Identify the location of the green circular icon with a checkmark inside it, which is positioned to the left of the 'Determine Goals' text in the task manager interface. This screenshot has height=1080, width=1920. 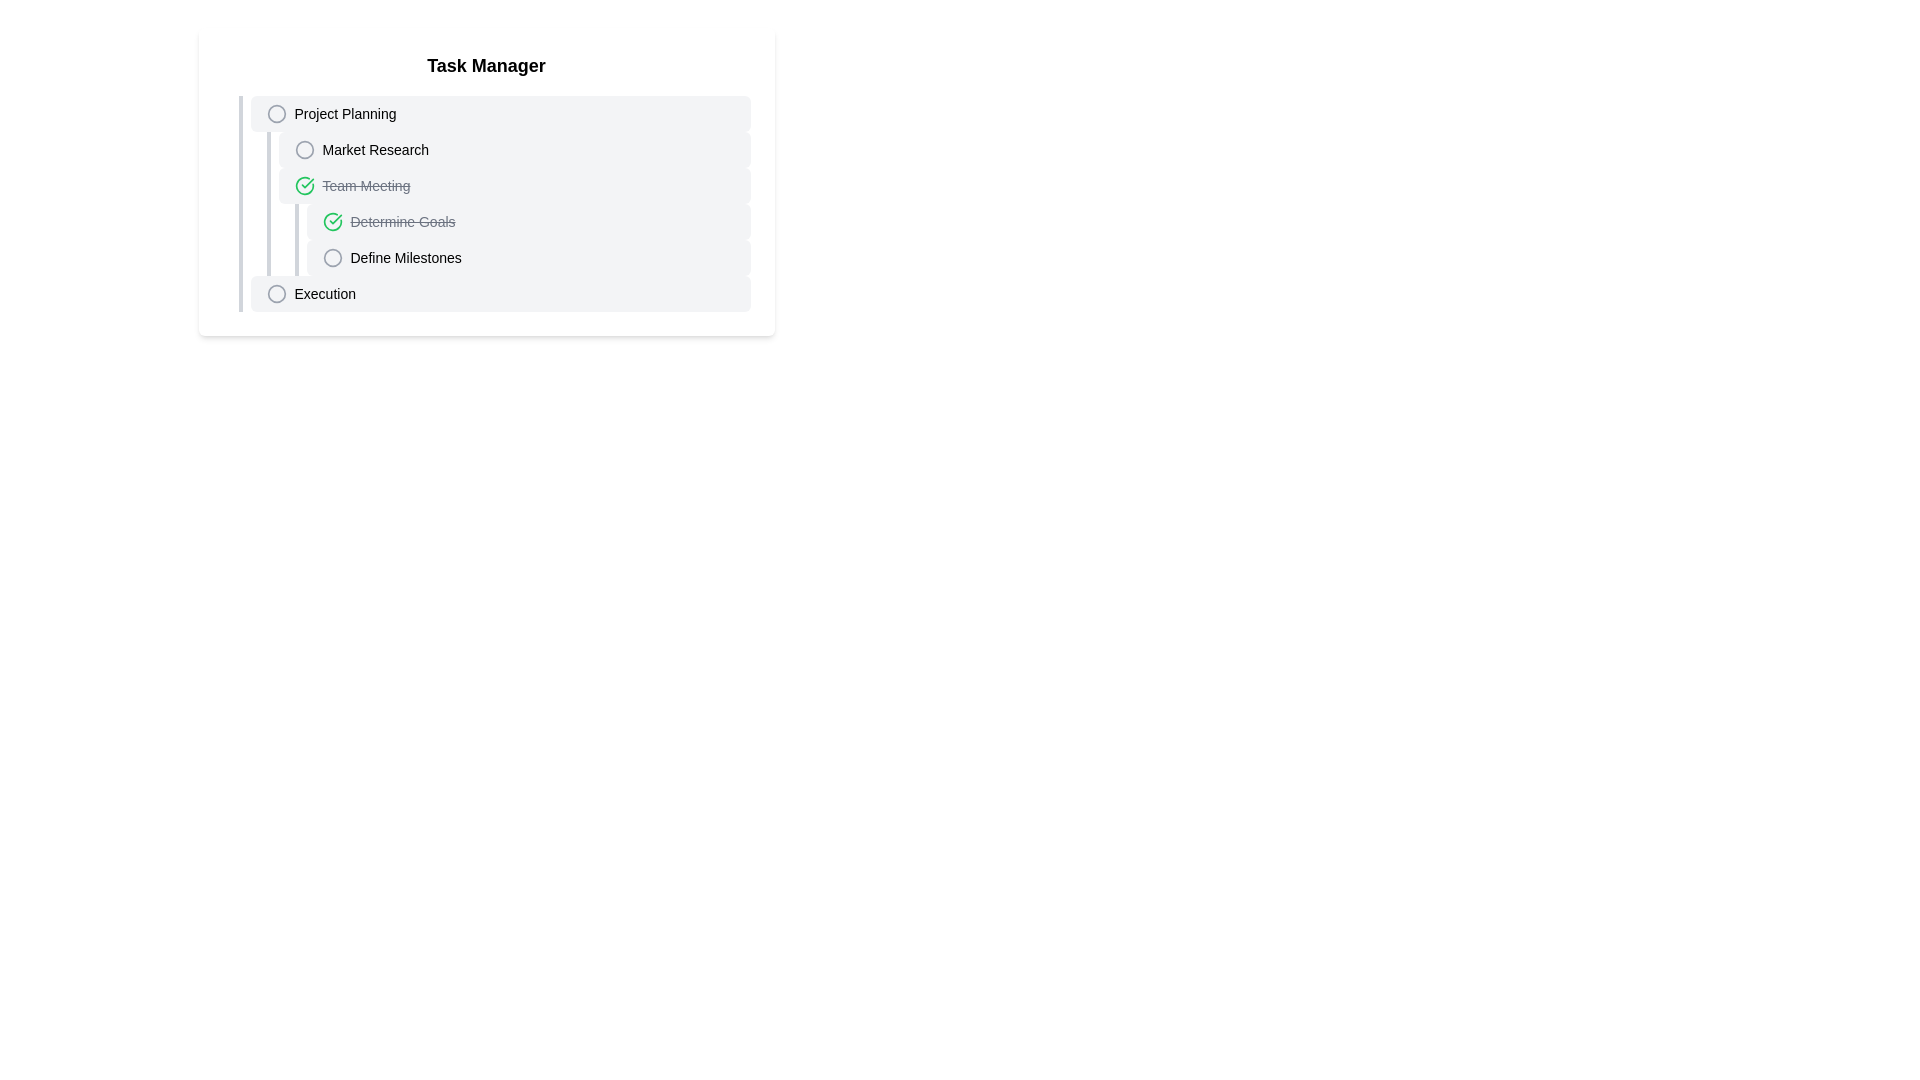
(303, 185).